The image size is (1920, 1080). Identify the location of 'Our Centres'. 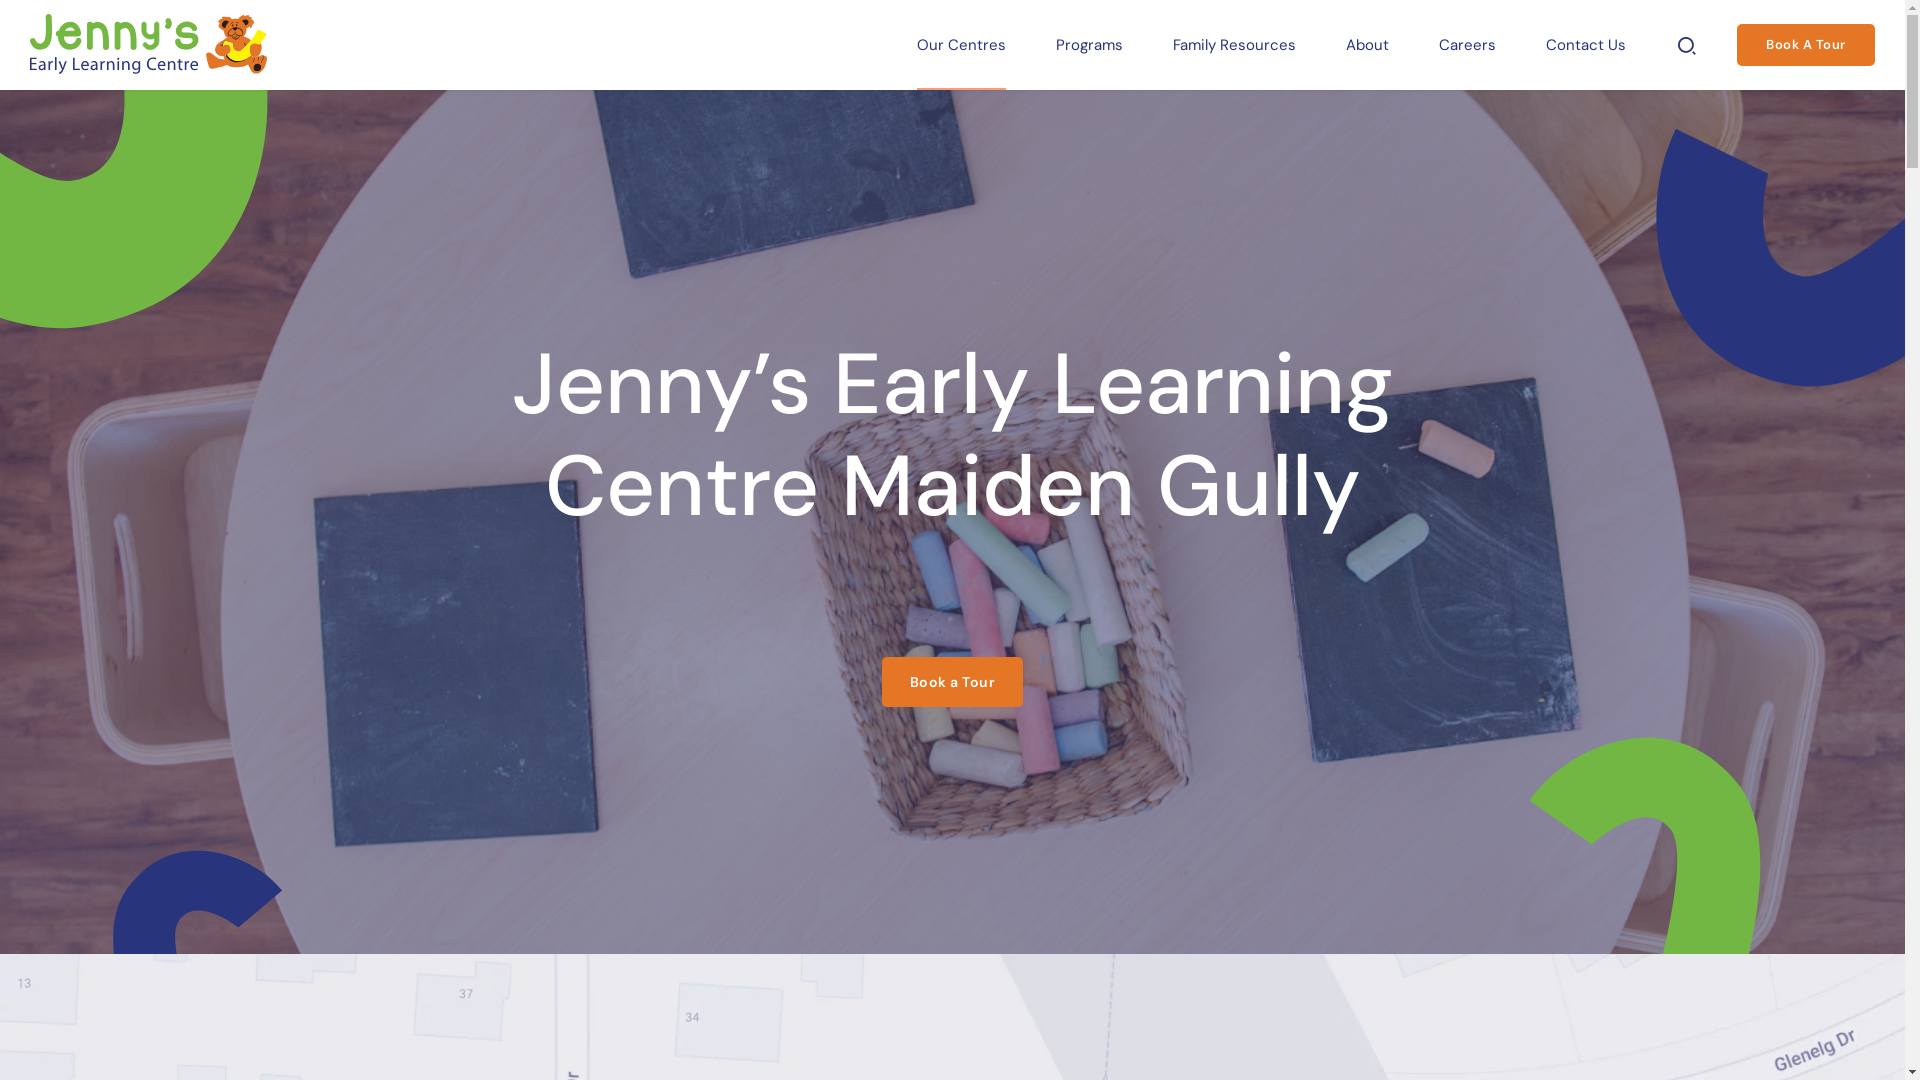
(961, 45).